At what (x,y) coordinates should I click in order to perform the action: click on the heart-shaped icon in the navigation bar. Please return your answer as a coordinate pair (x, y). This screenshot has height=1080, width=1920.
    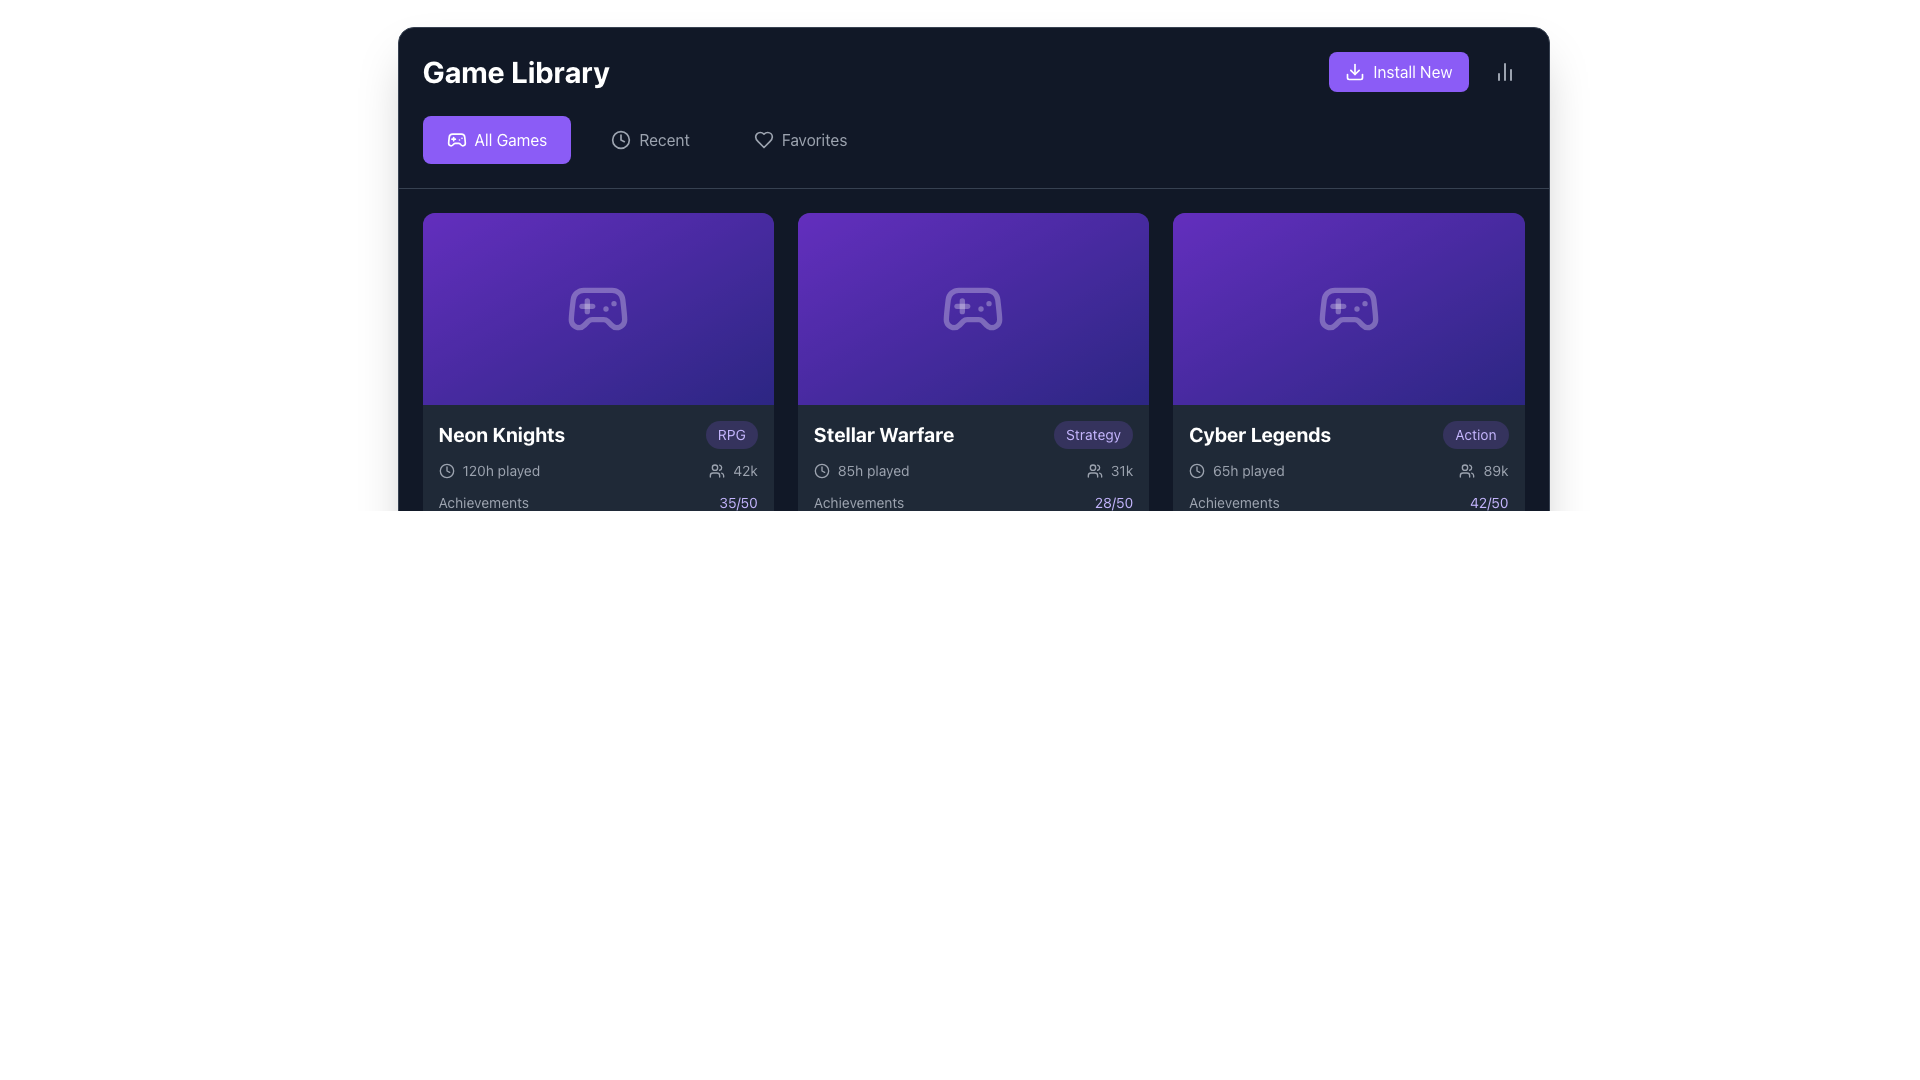
    Looking at the image, I should click on (762, 138).